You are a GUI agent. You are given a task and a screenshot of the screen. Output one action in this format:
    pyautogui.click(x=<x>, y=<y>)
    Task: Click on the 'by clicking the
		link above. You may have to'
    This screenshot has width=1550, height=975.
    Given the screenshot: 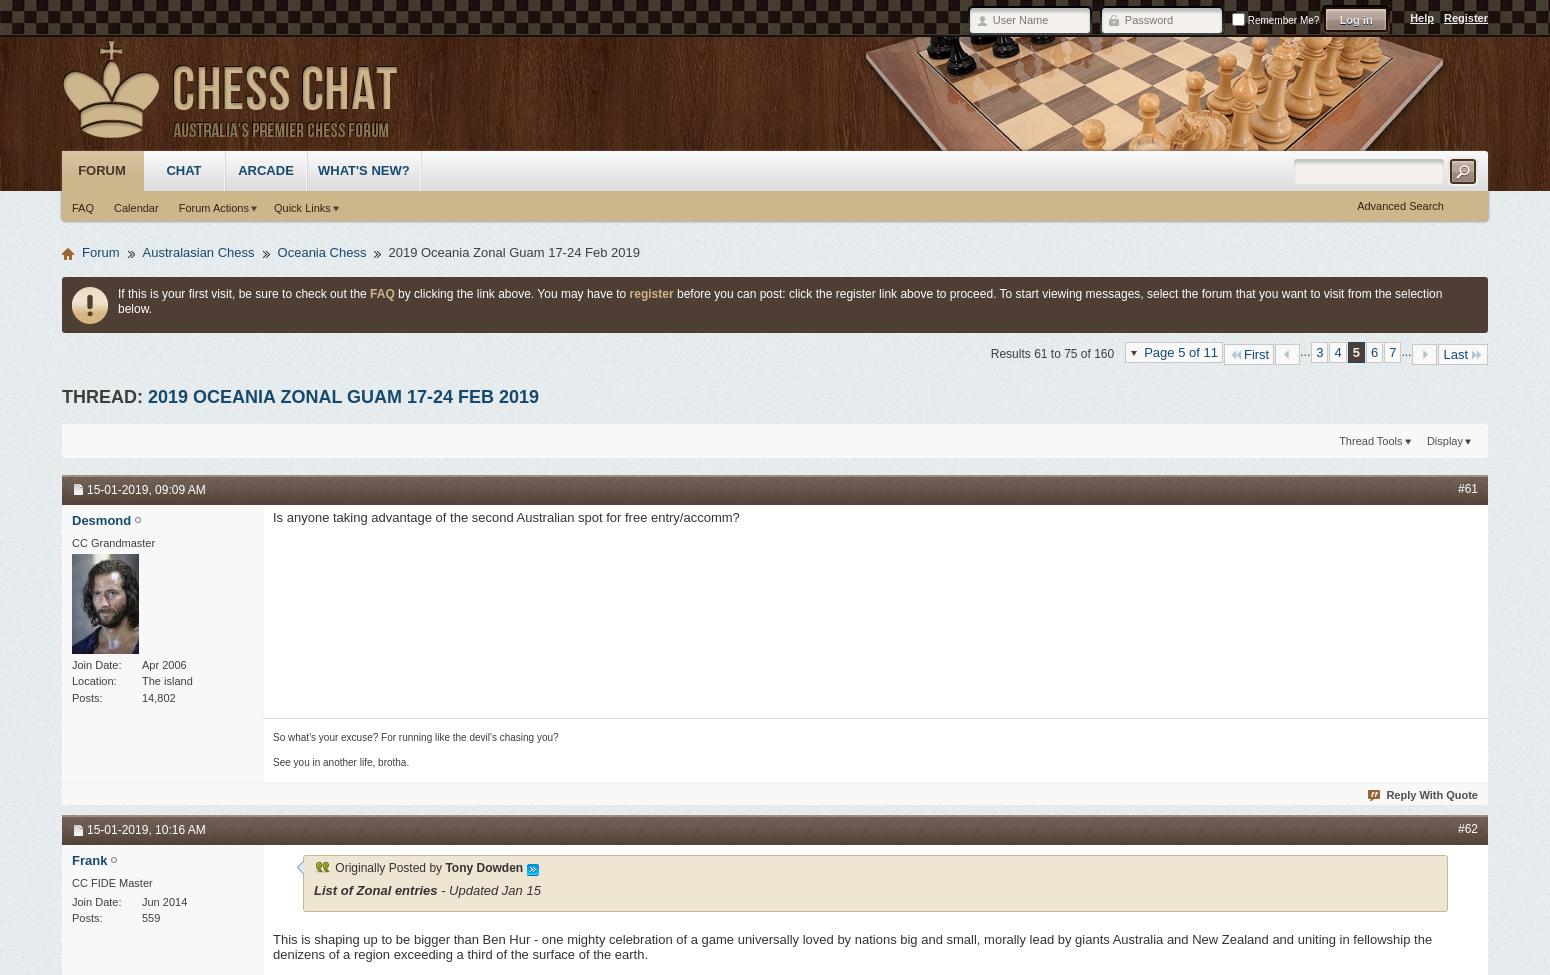 What is the action you would take?
    pyautogui.click(x=510, y=292)
    